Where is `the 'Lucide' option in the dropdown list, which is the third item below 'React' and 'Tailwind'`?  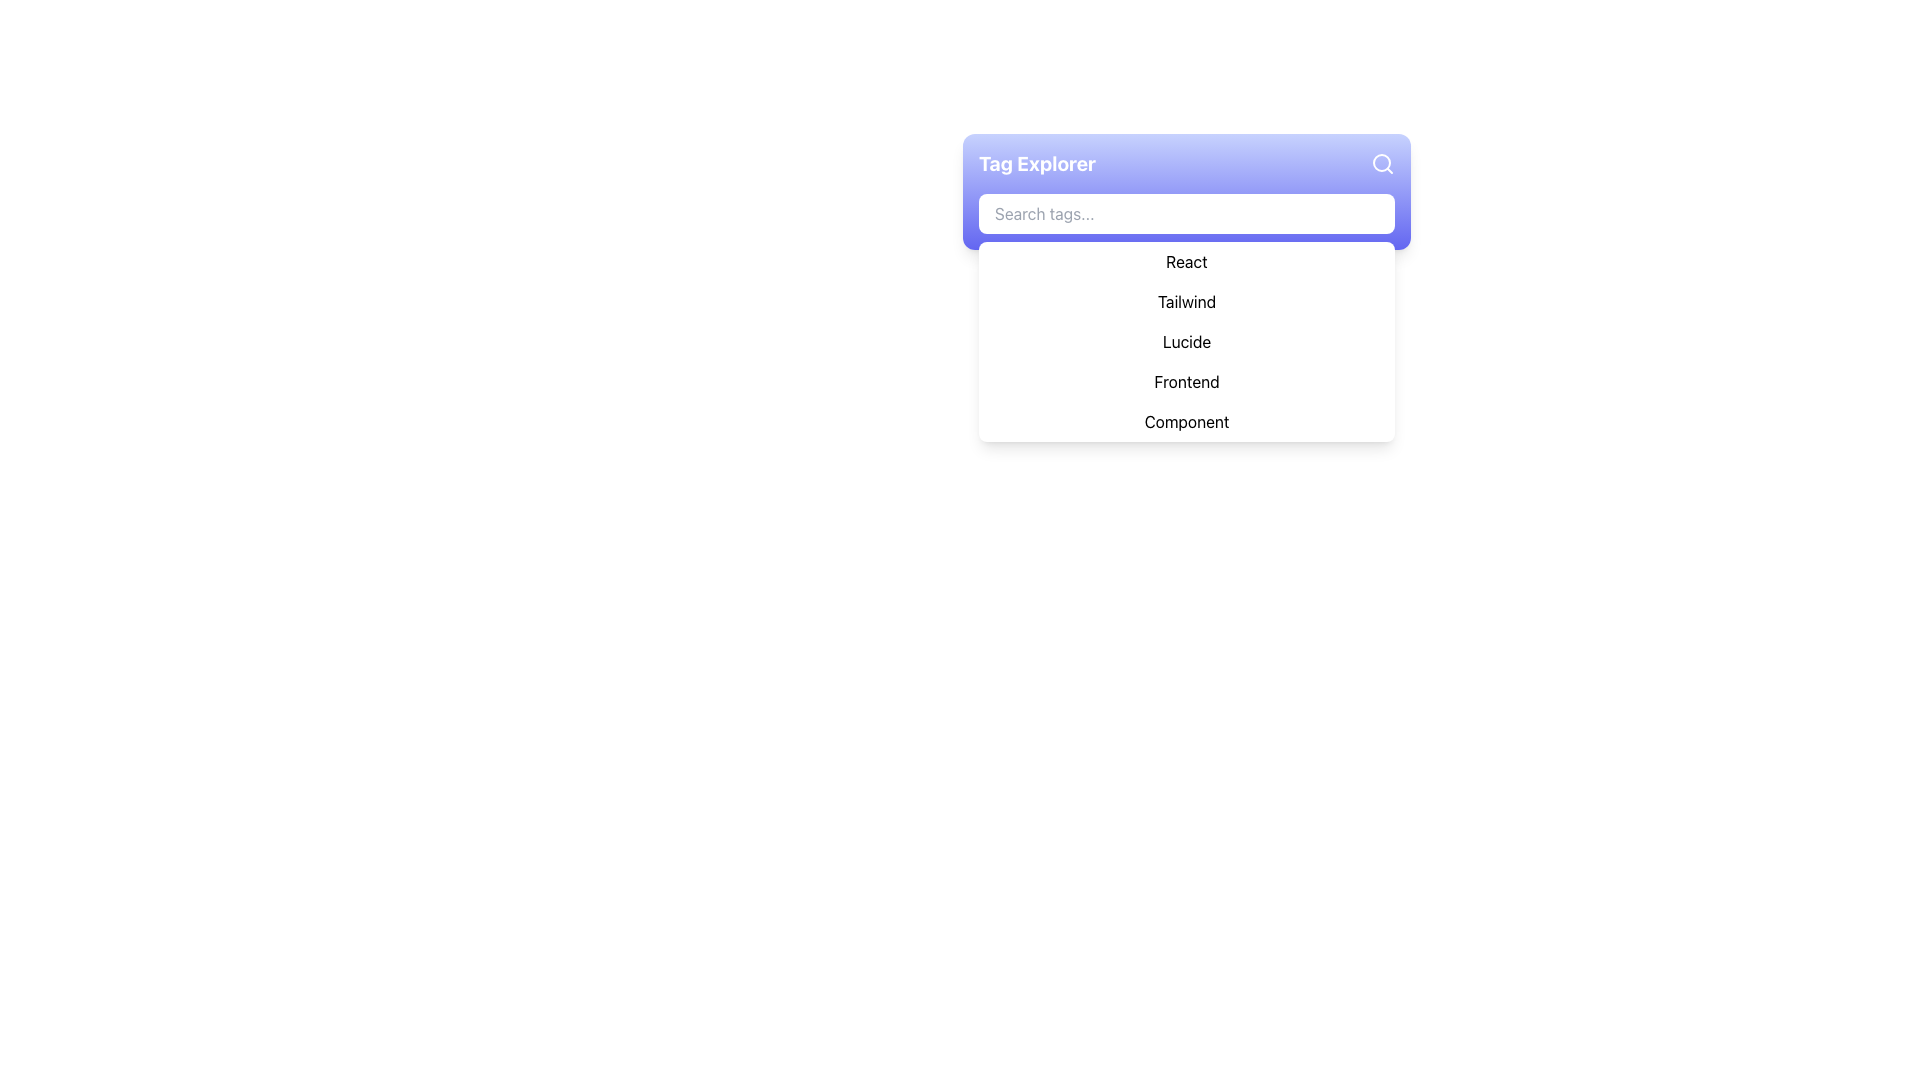 the 'Lucide' option in the dropdown list, which is the third item below 'React' and 'Tailwind' is located at coordinates (1186, 341).